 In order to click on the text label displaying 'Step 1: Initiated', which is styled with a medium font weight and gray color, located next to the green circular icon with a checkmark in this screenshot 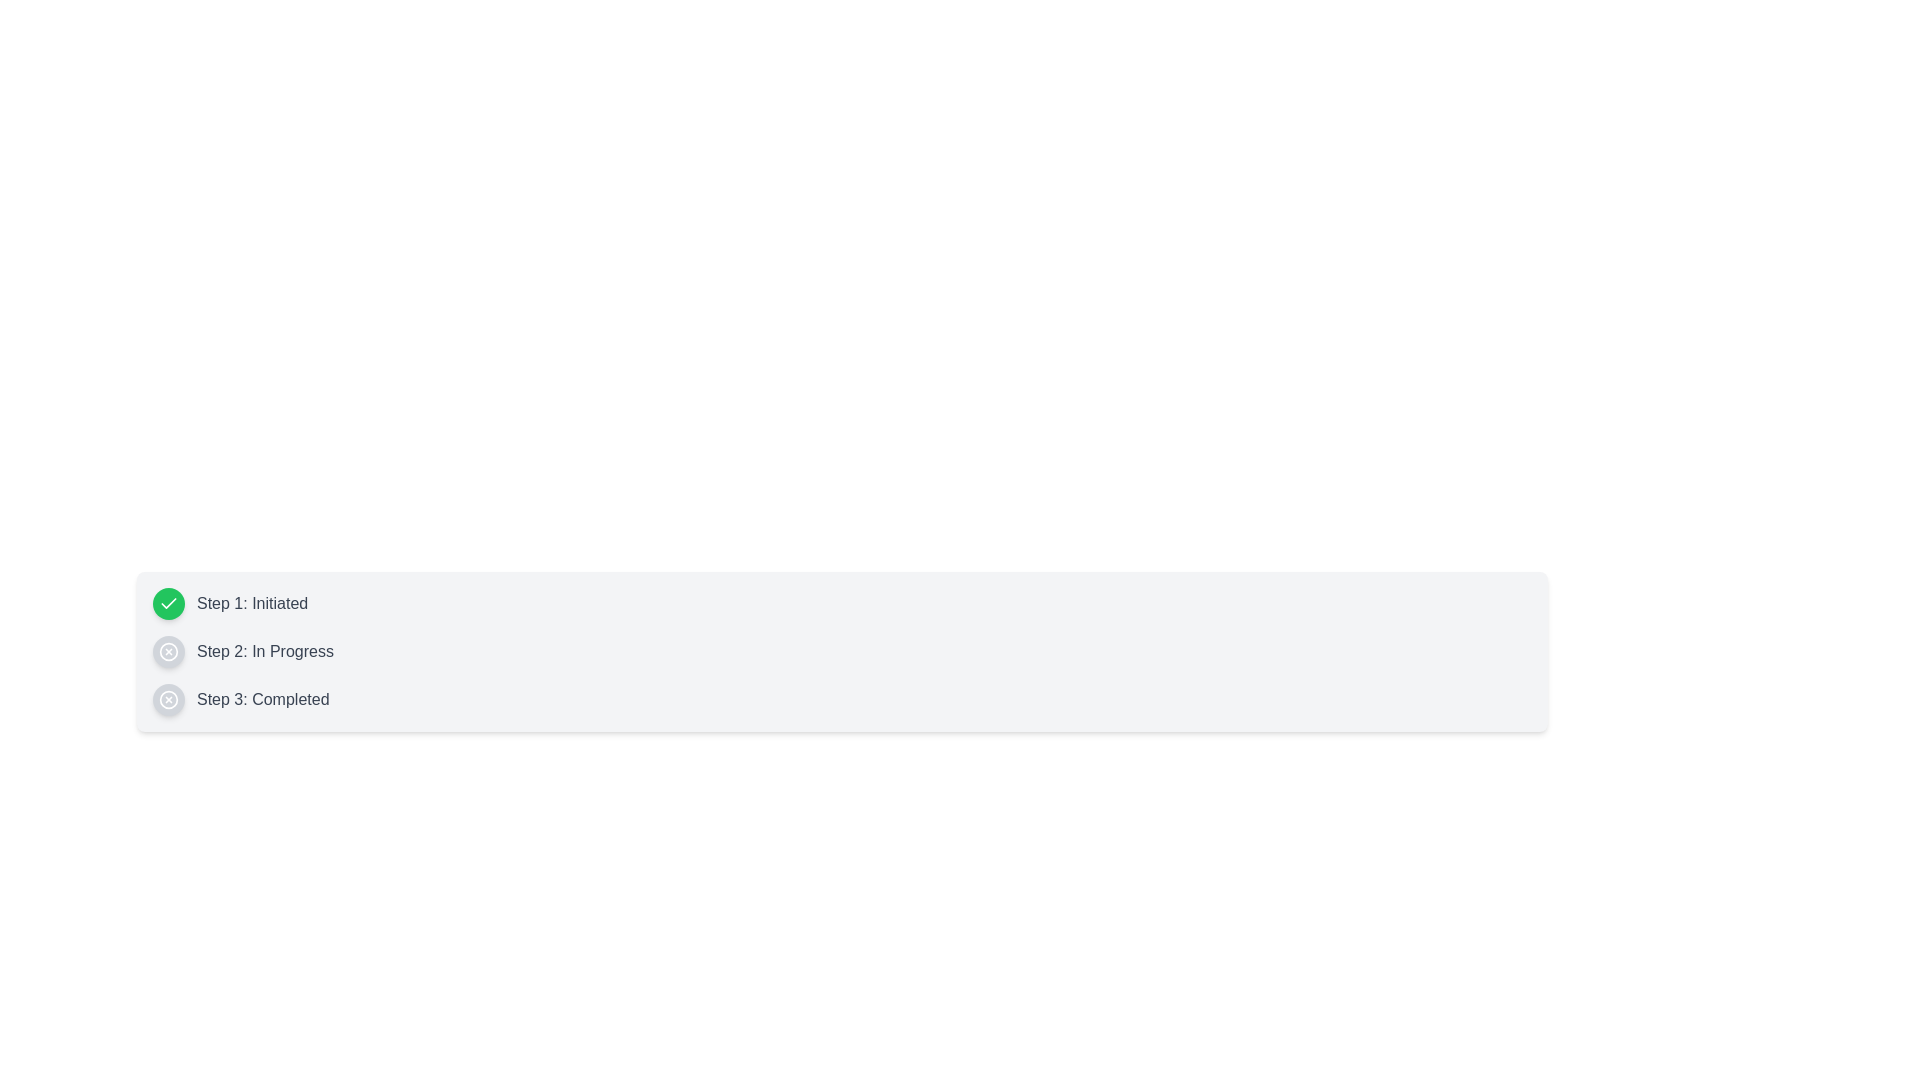, I will do `click(251, 603)`.